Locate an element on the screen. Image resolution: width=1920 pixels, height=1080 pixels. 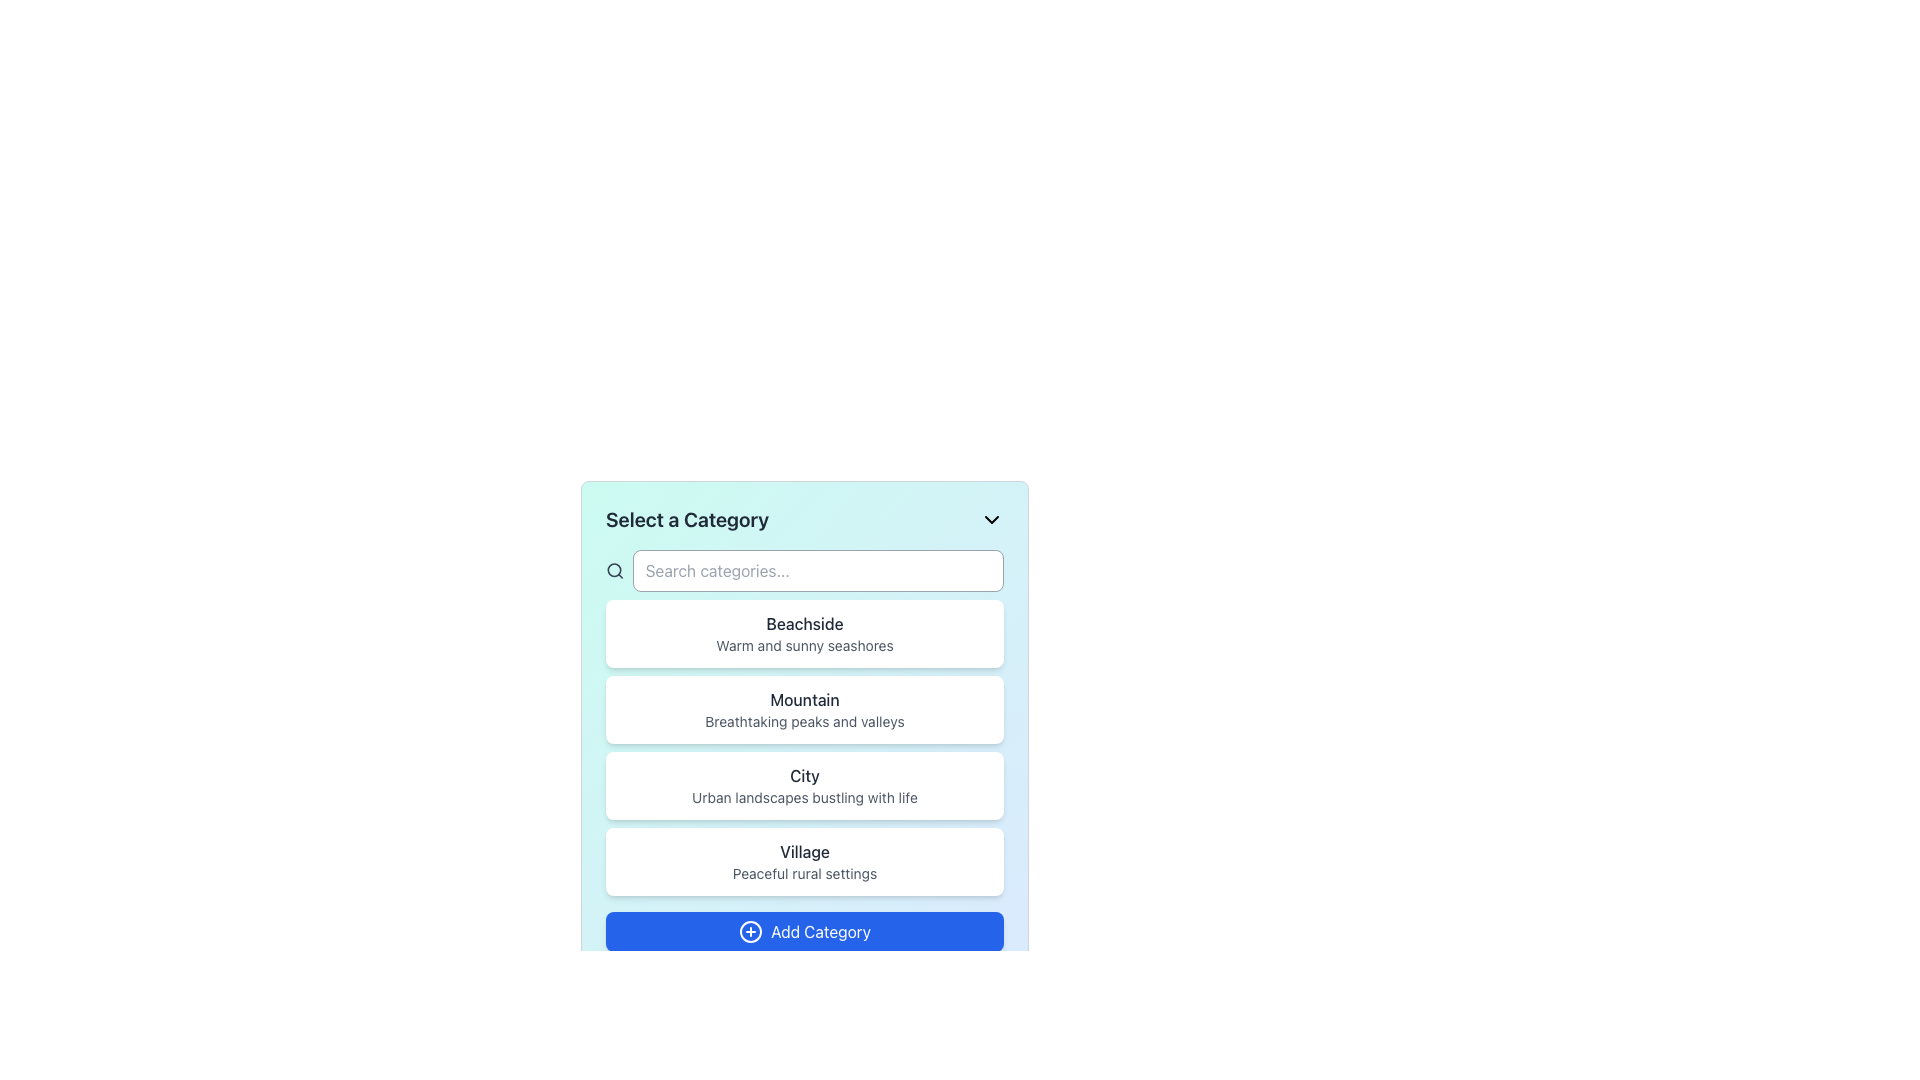
the button located at the bottom of the category list is located at coordinates (805, 932).